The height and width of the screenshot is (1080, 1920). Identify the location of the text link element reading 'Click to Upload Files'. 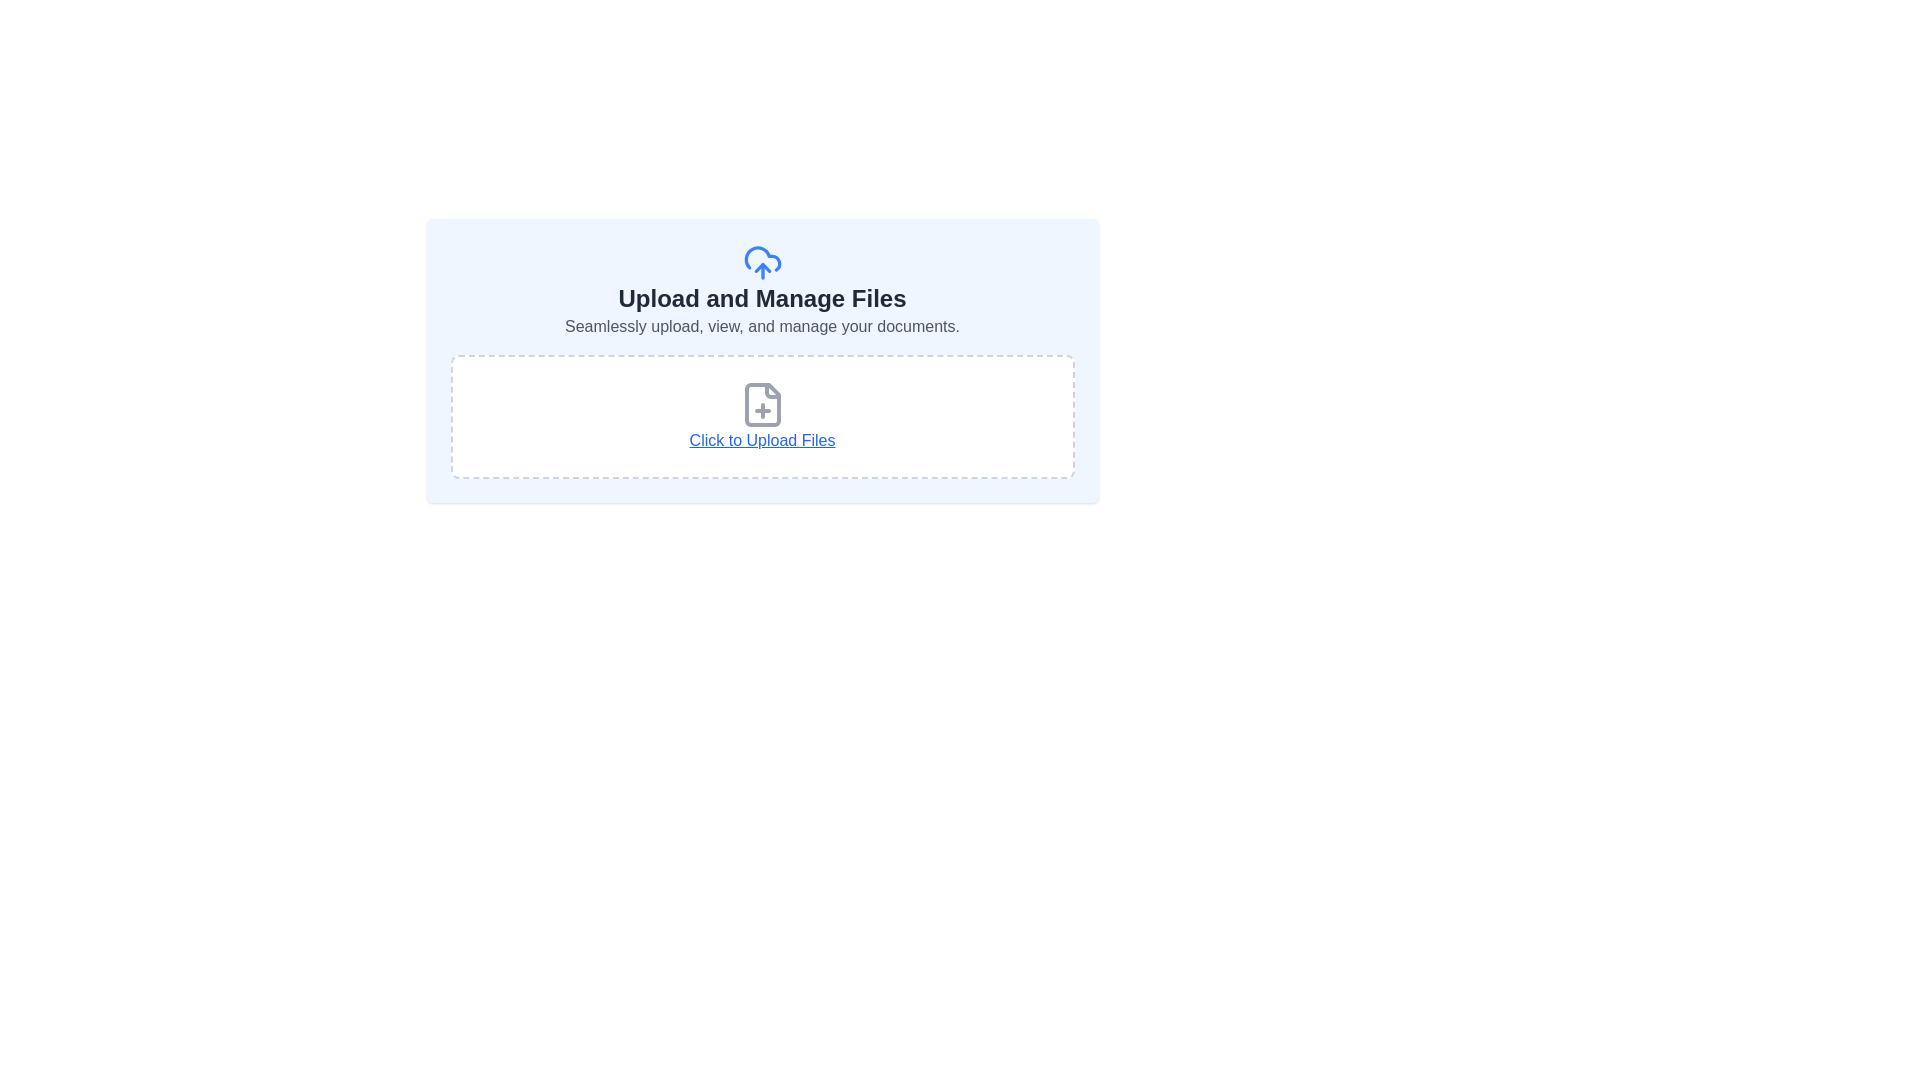
(761, 439).